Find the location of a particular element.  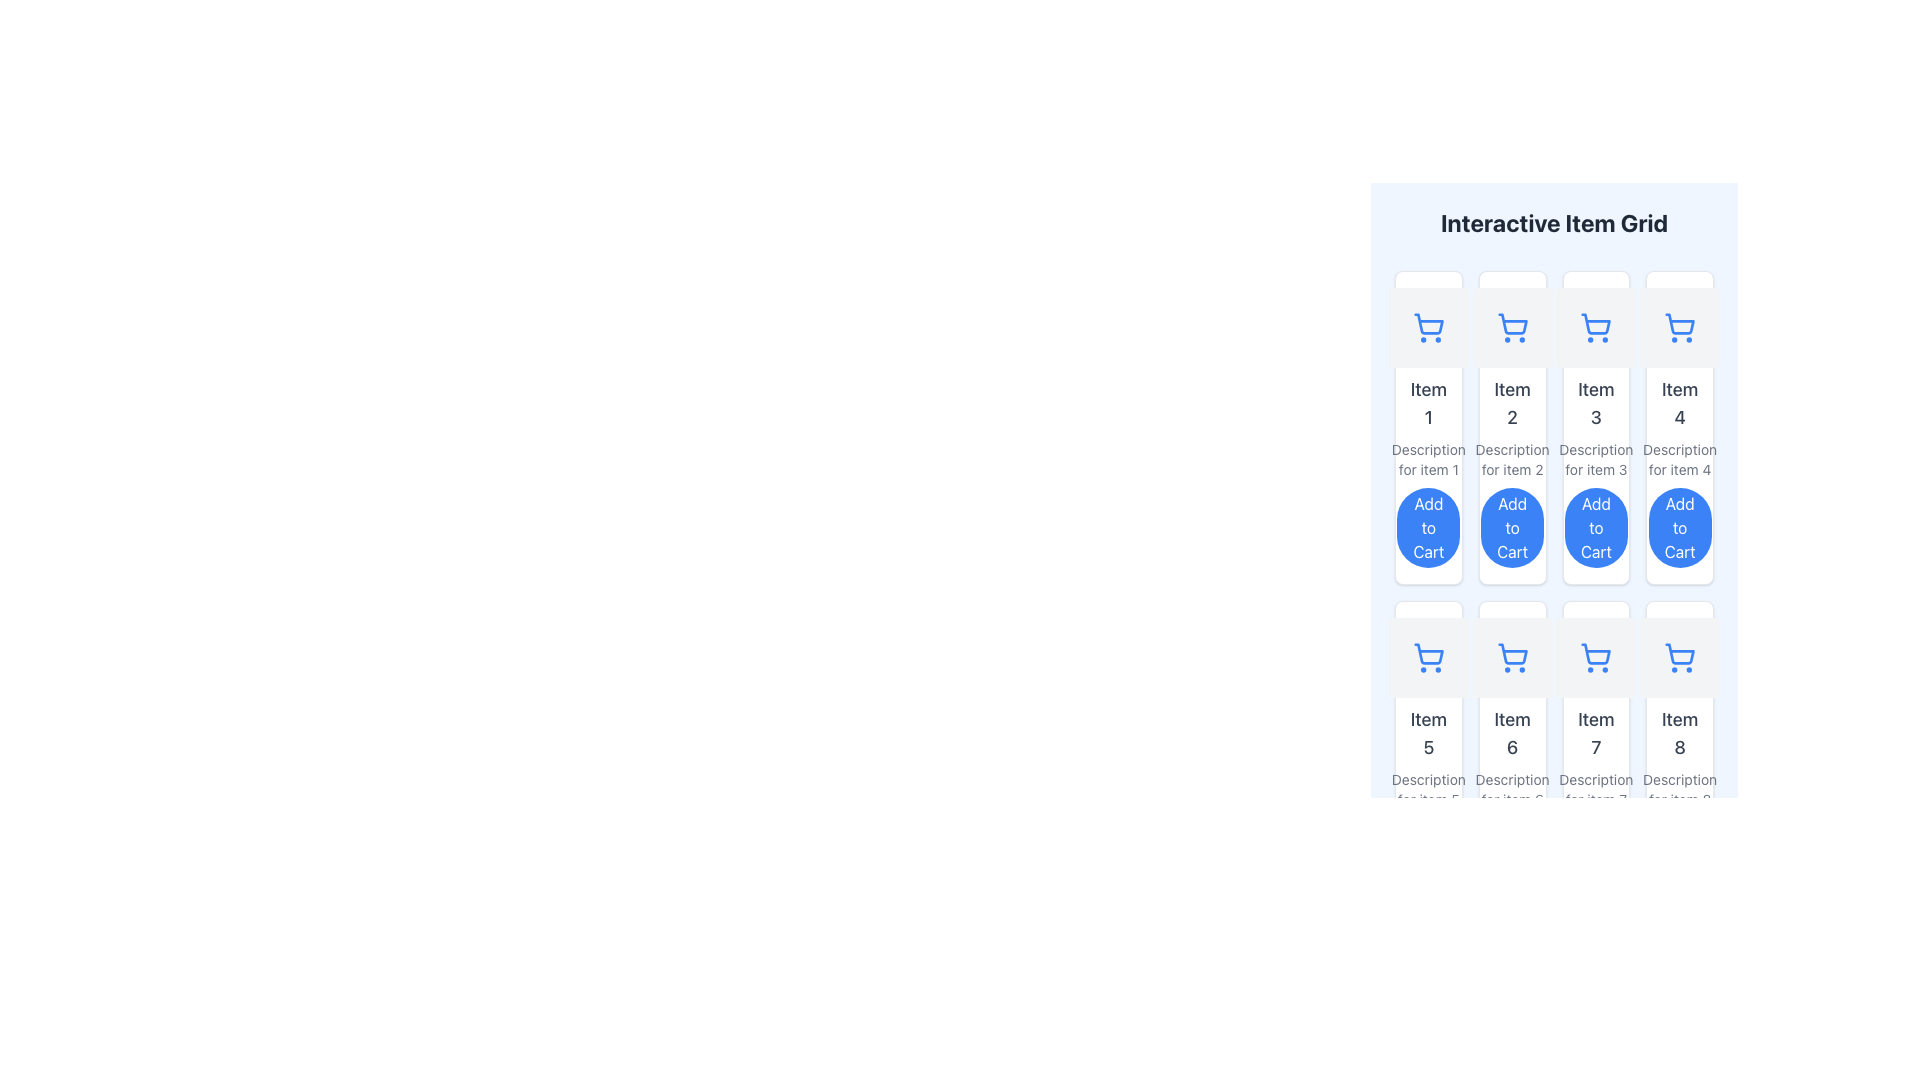

the static text label that reads 'Description for item 7', which is located under the title 'Item 7' in the seventh item card on the second row of the grid layout is located at coordinates (1595, 789).